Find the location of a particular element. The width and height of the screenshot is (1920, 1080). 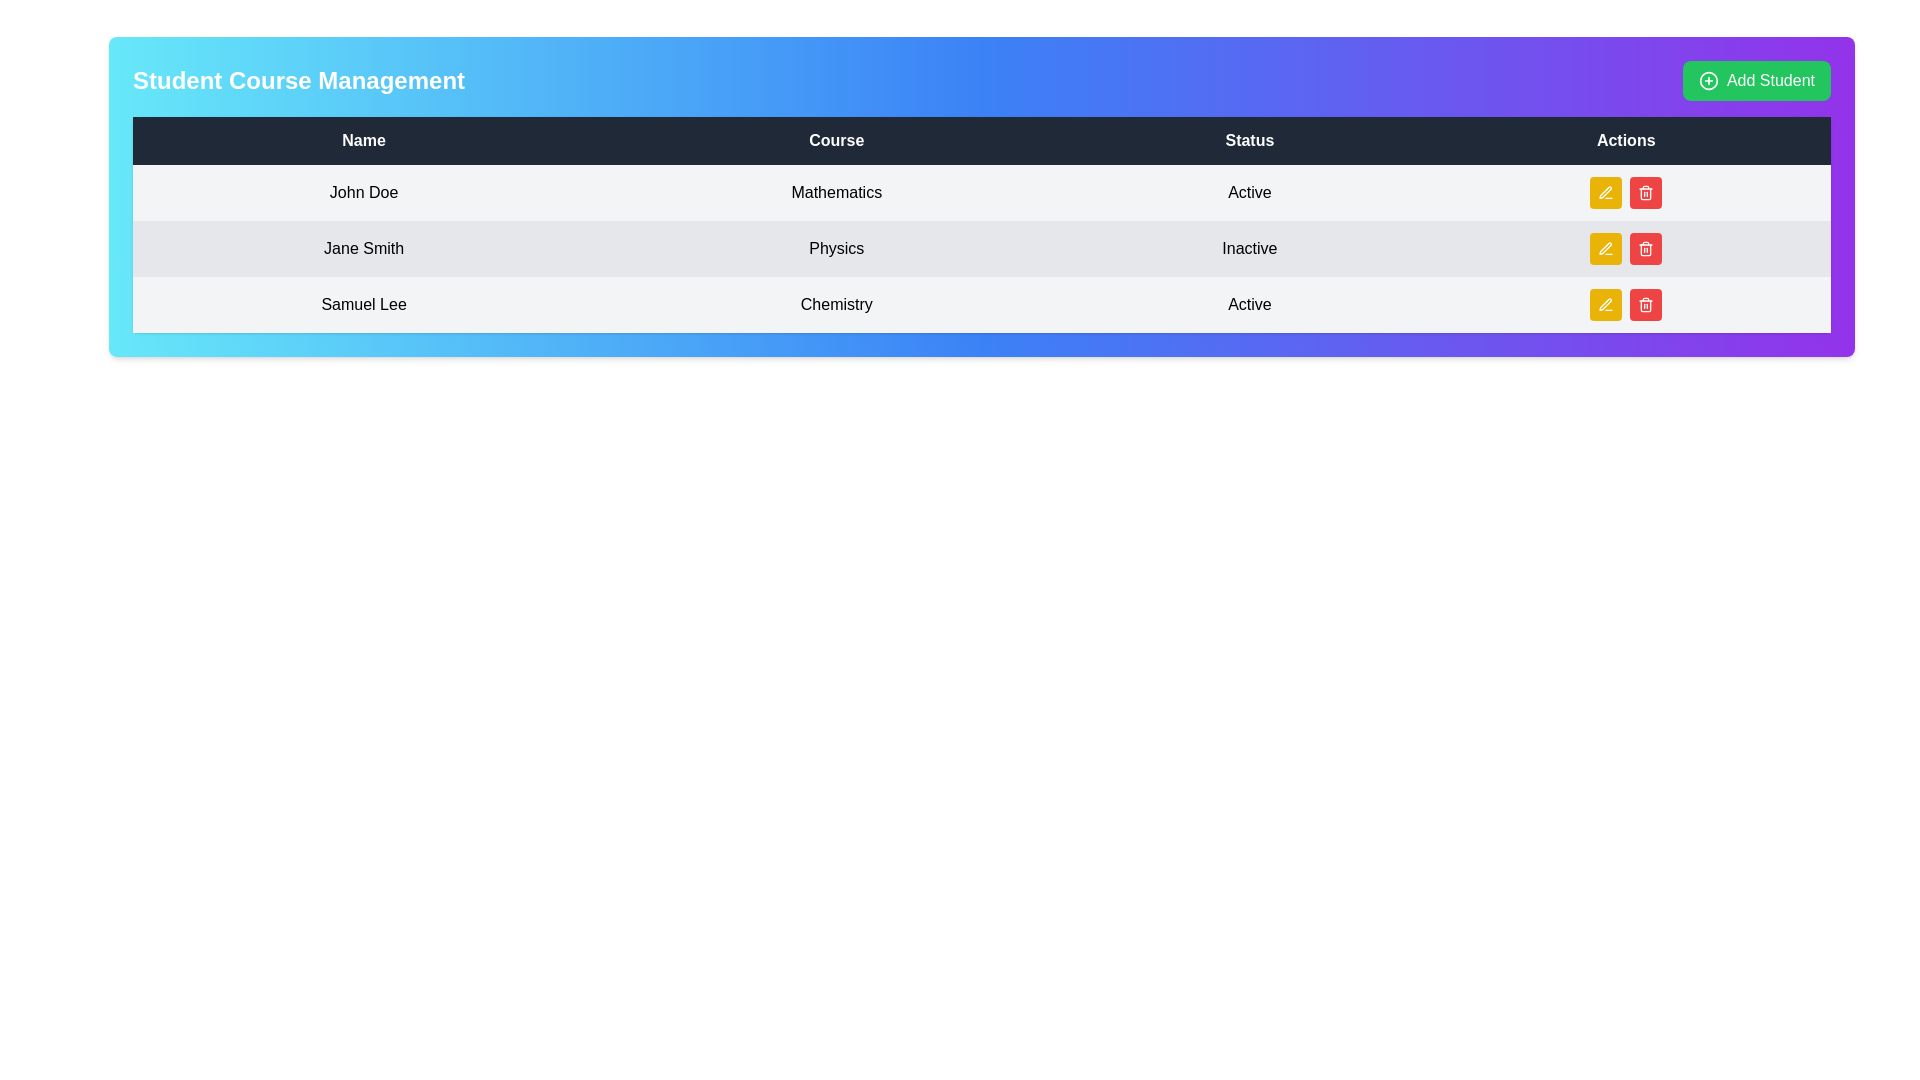

the edit icon button in the 'Actions' column for 'John Doe' is located at coordinates (1606, 248).